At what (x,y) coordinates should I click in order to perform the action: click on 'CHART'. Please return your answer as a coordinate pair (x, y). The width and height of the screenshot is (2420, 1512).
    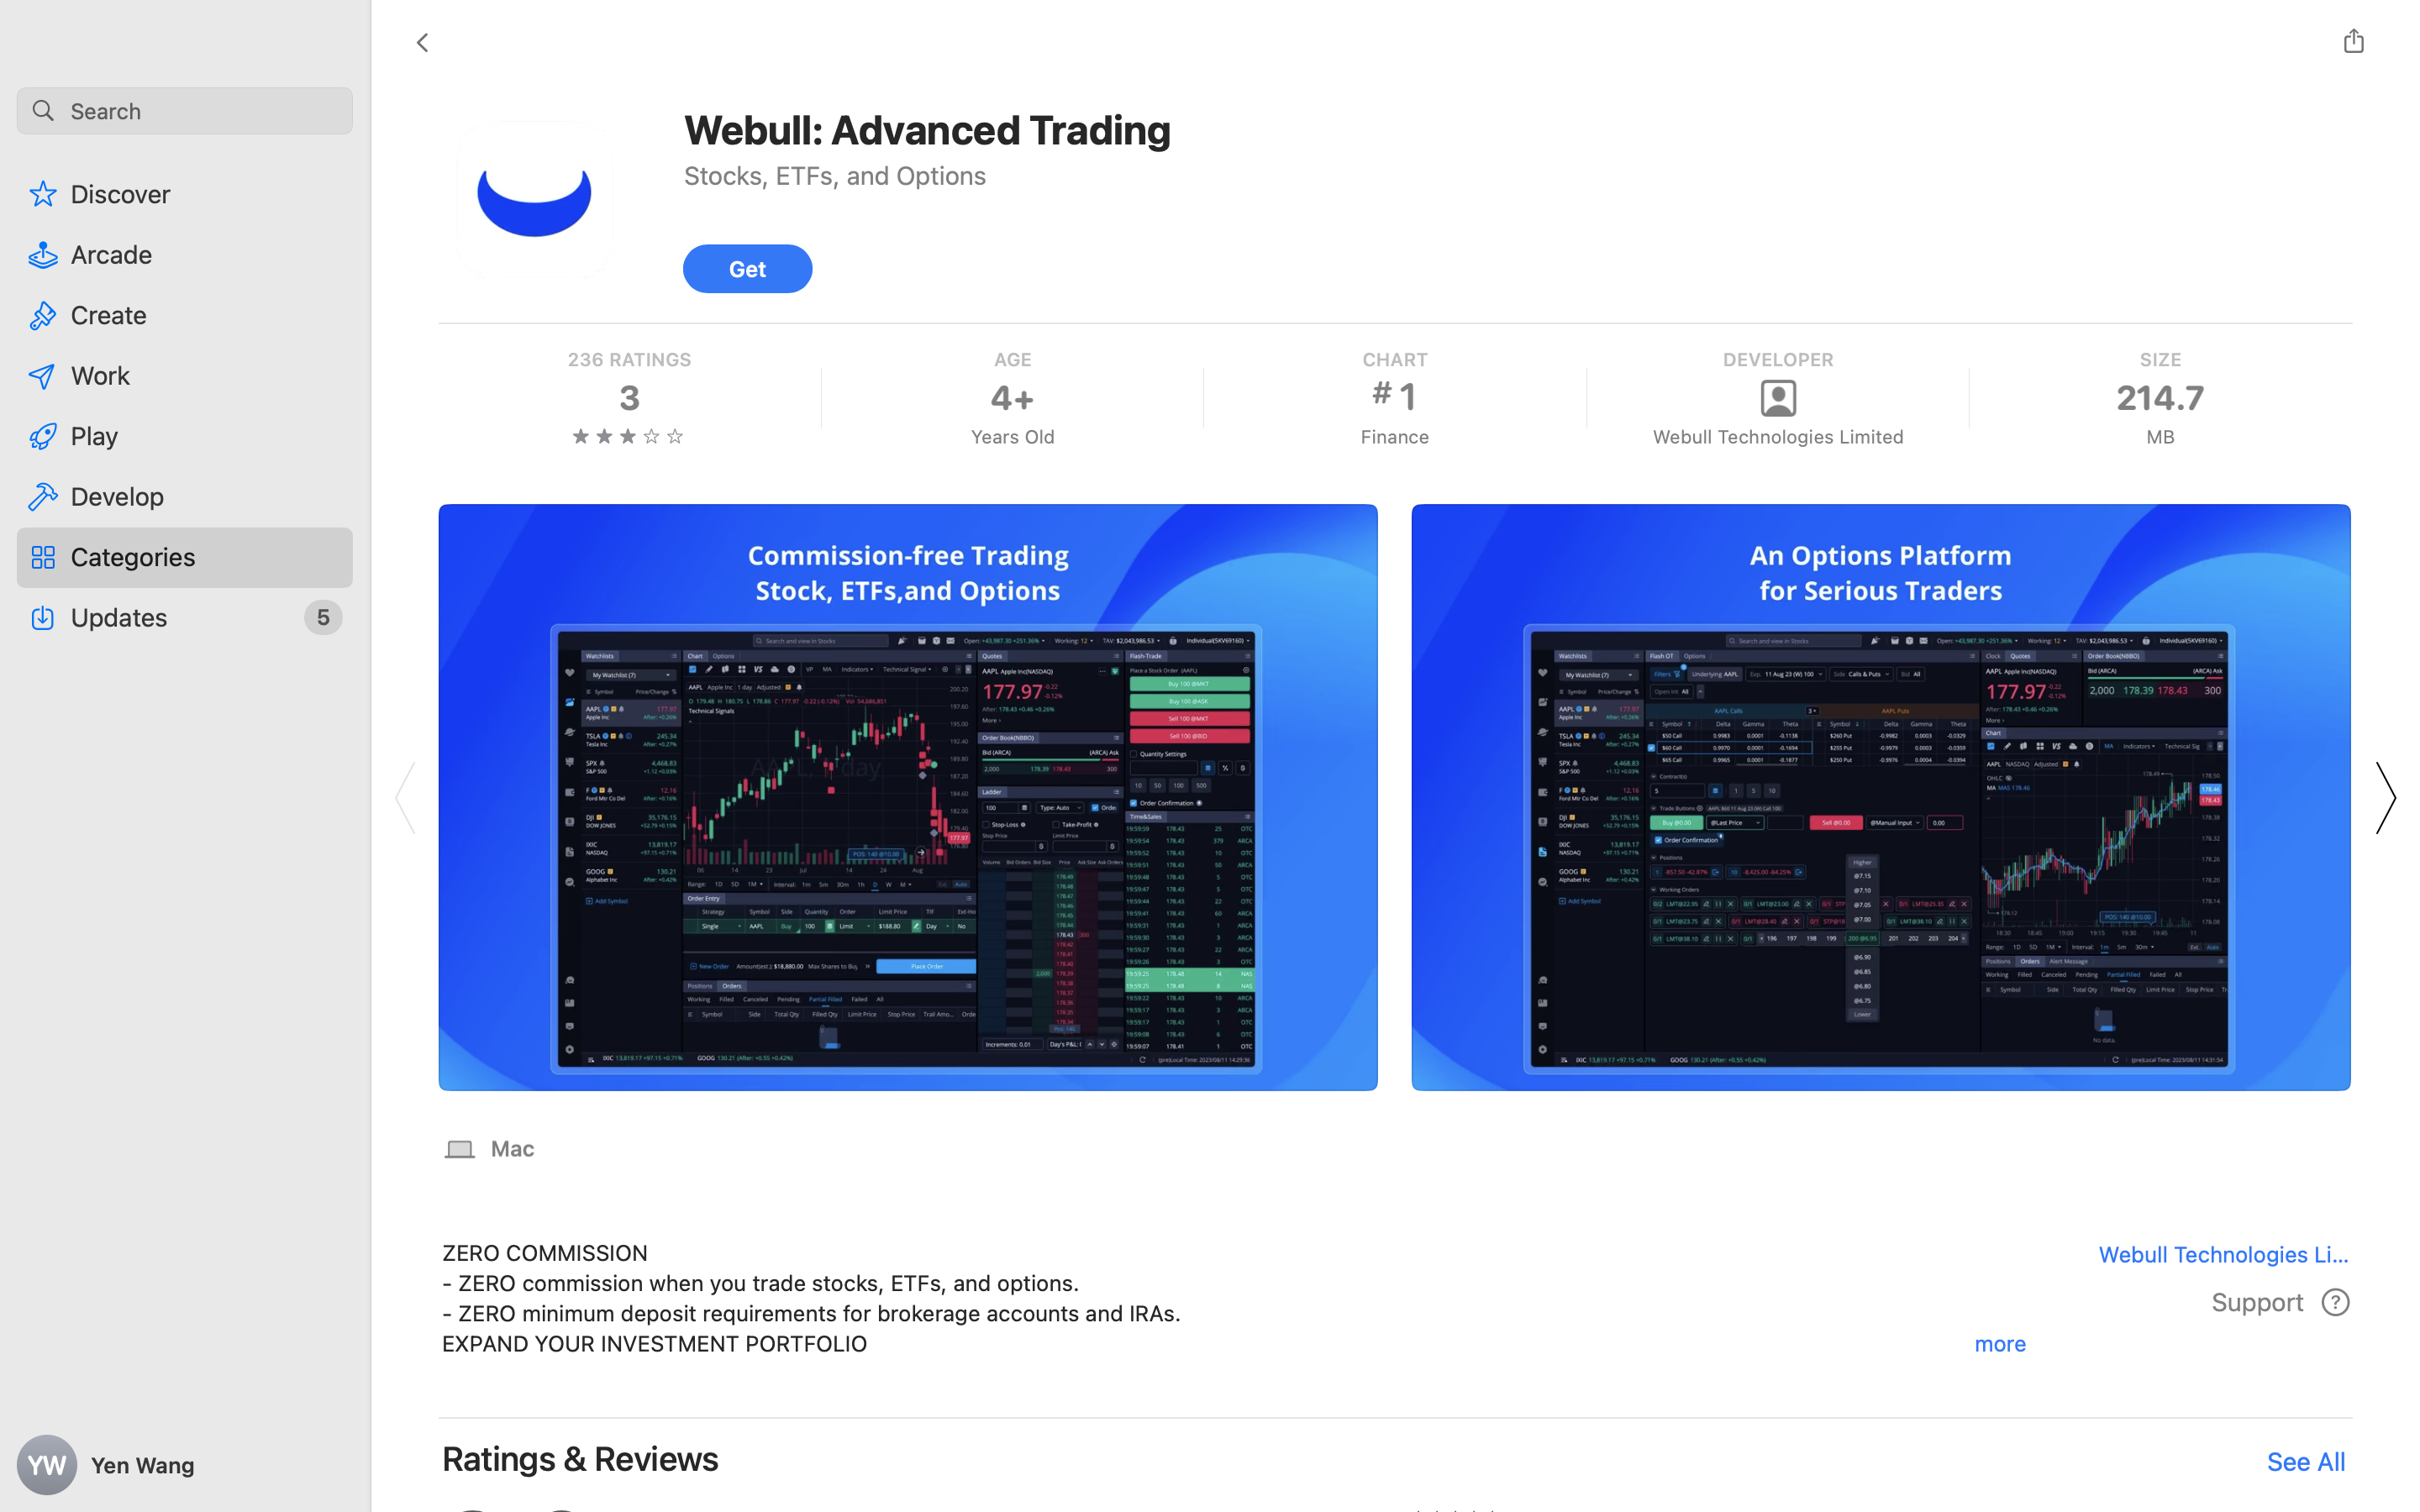
    Looking at the image, I should click on (1392, 358).